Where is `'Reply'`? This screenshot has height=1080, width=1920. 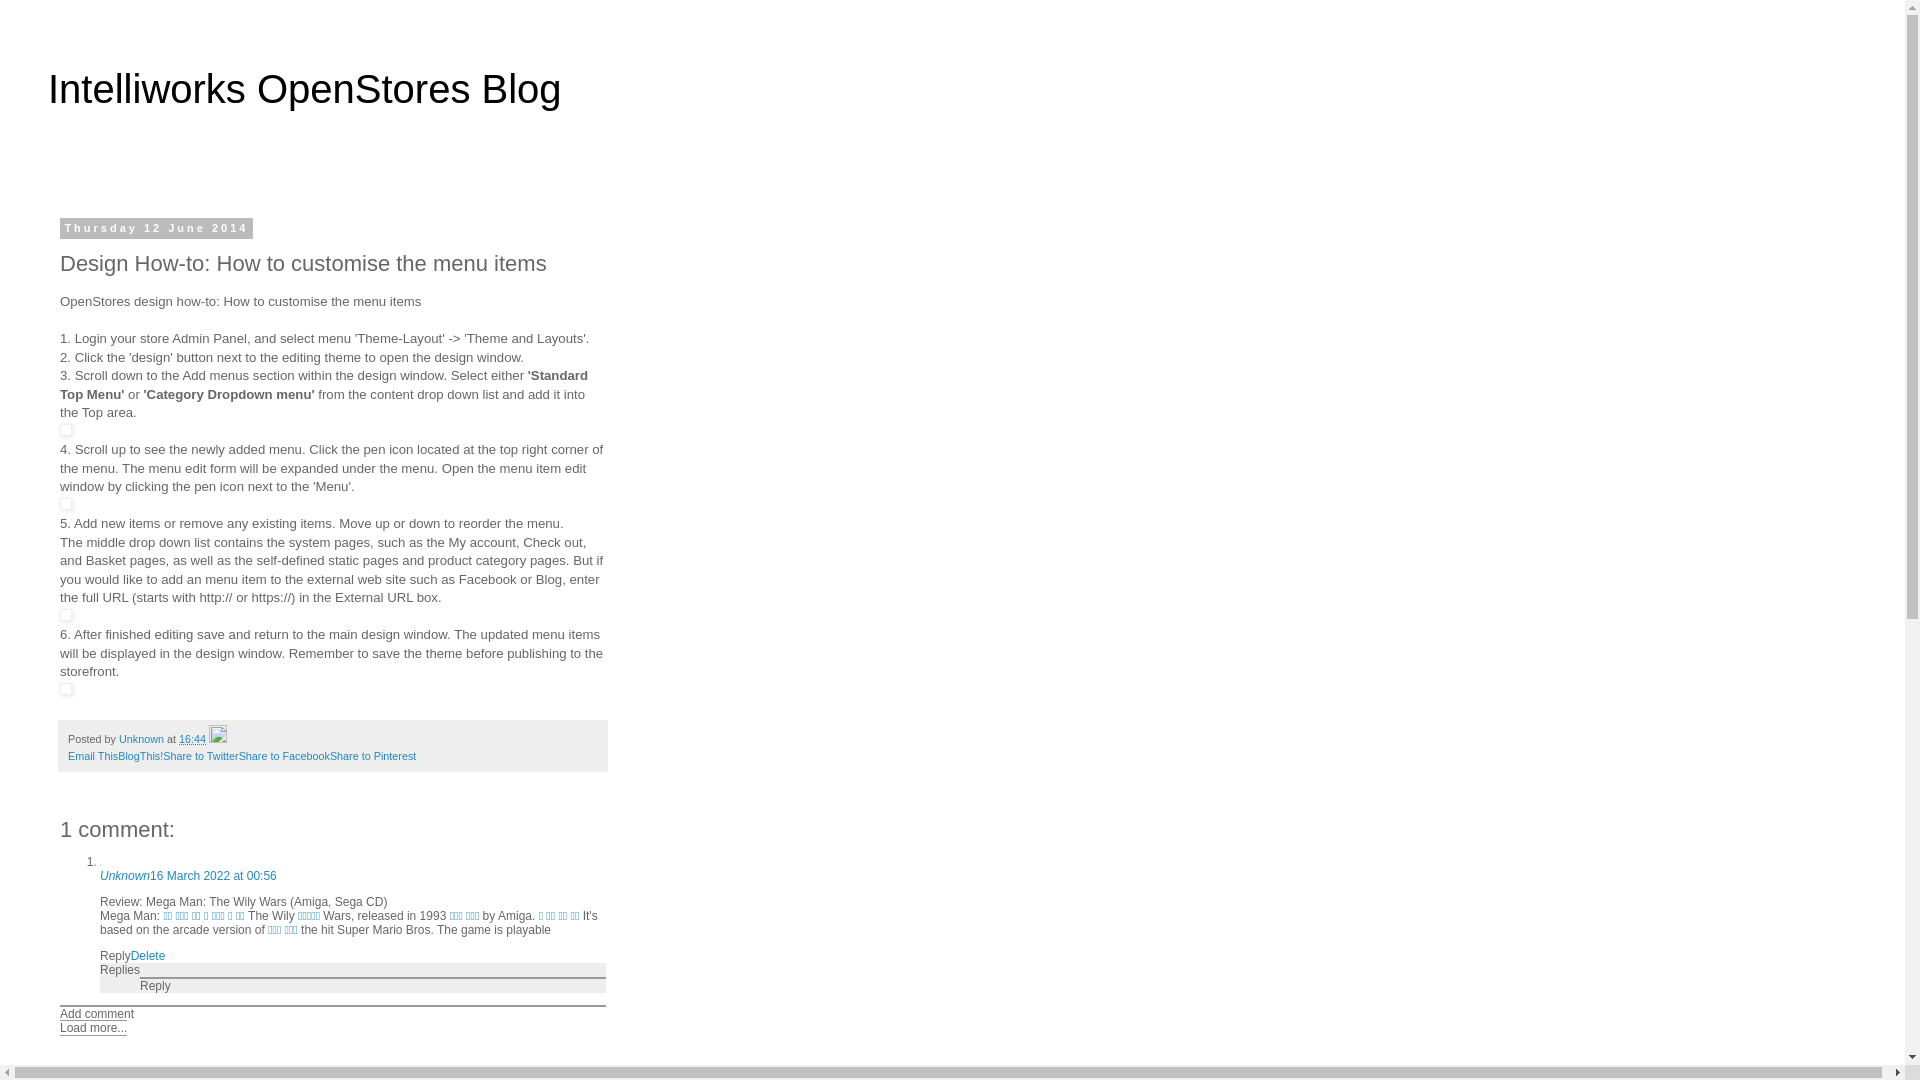 'Reply' is located at coordinates (154, 985).